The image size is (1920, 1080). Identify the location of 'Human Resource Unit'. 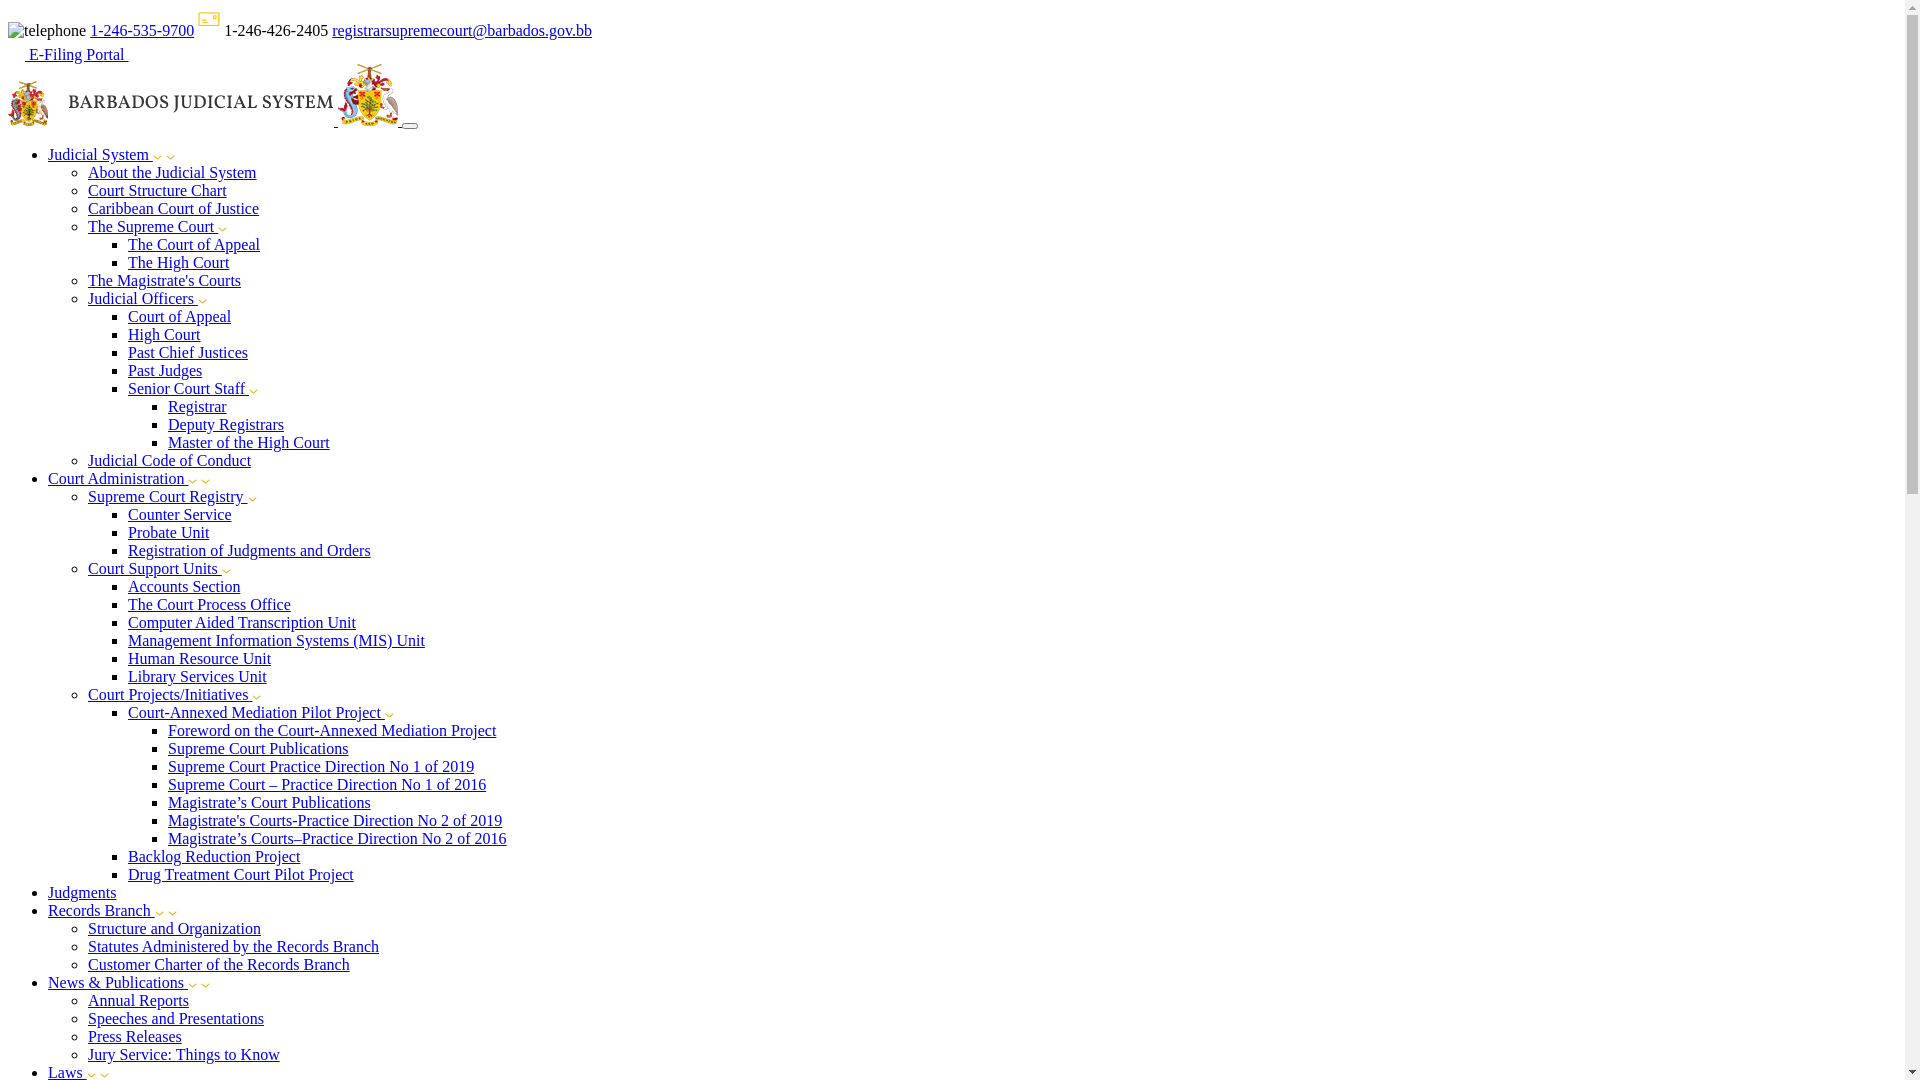
(199, 658).